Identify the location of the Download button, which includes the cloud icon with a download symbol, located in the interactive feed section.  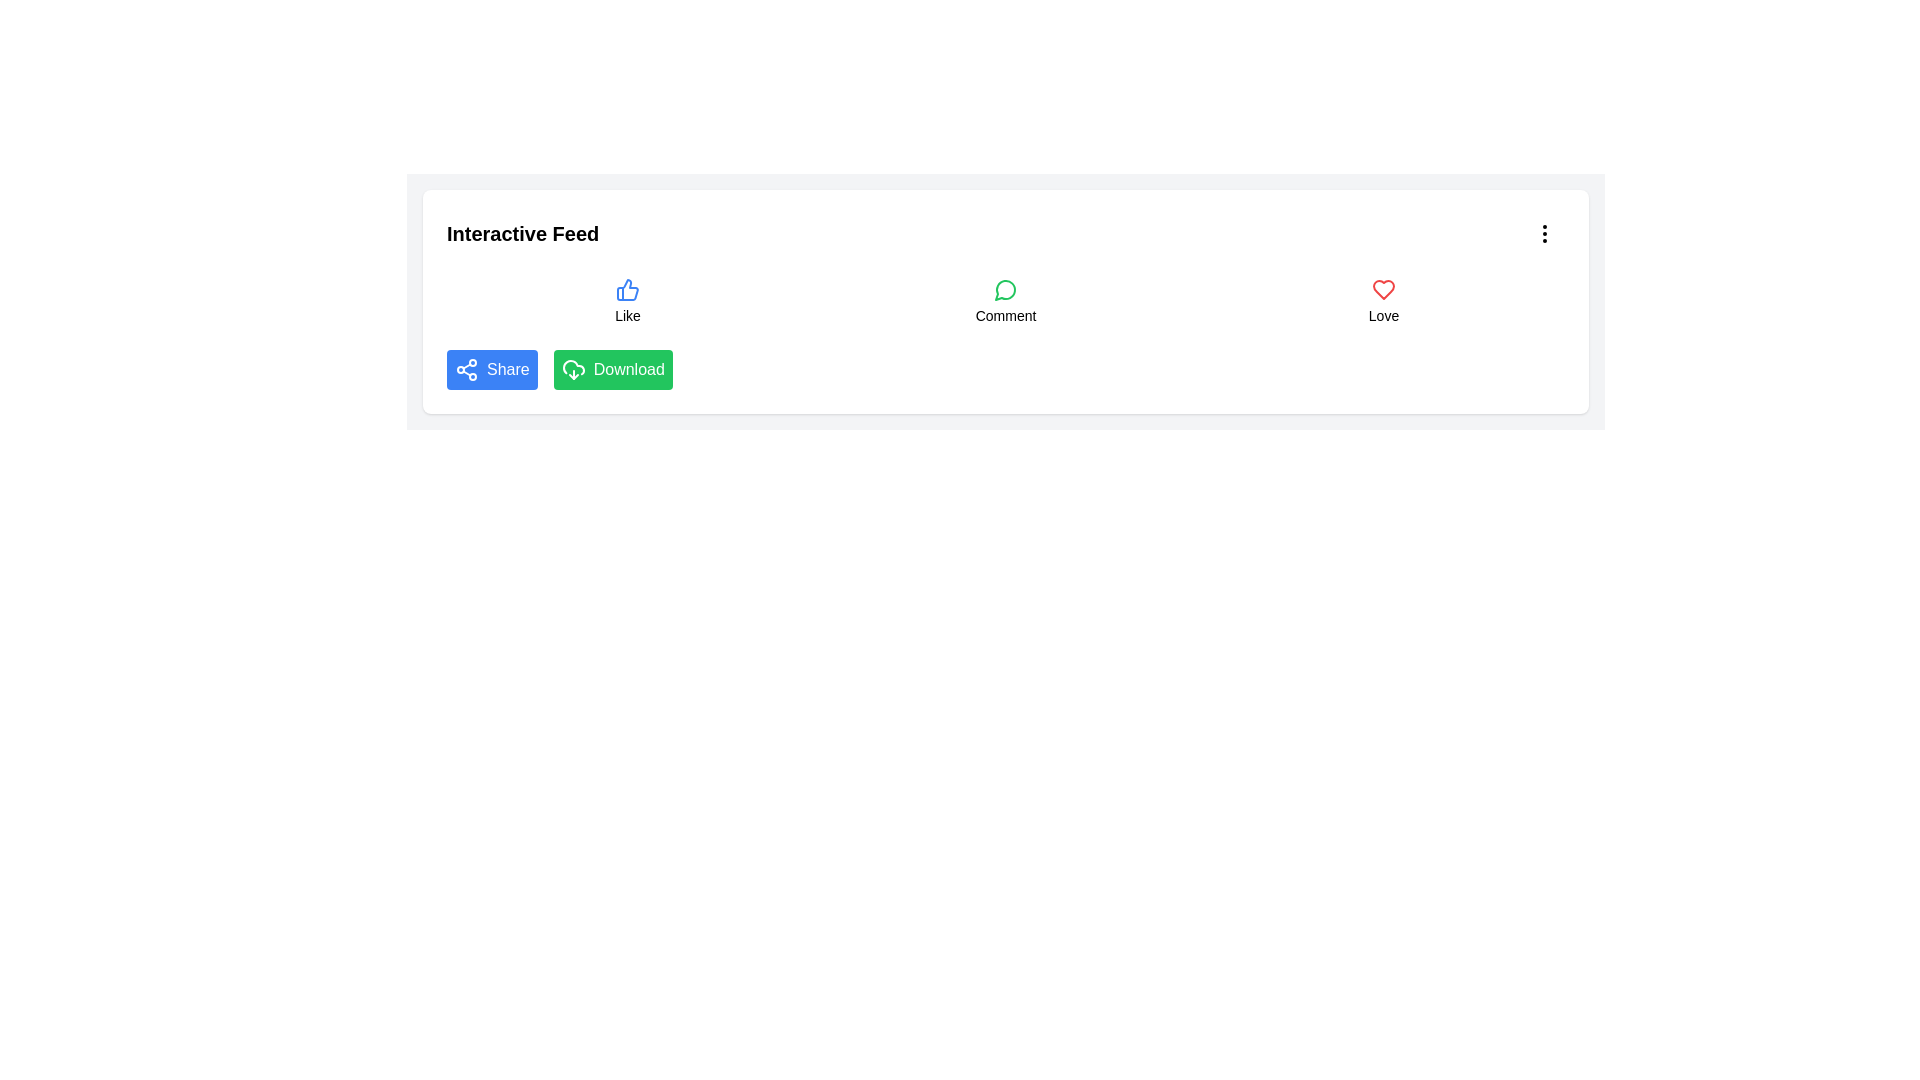
(572, 367).